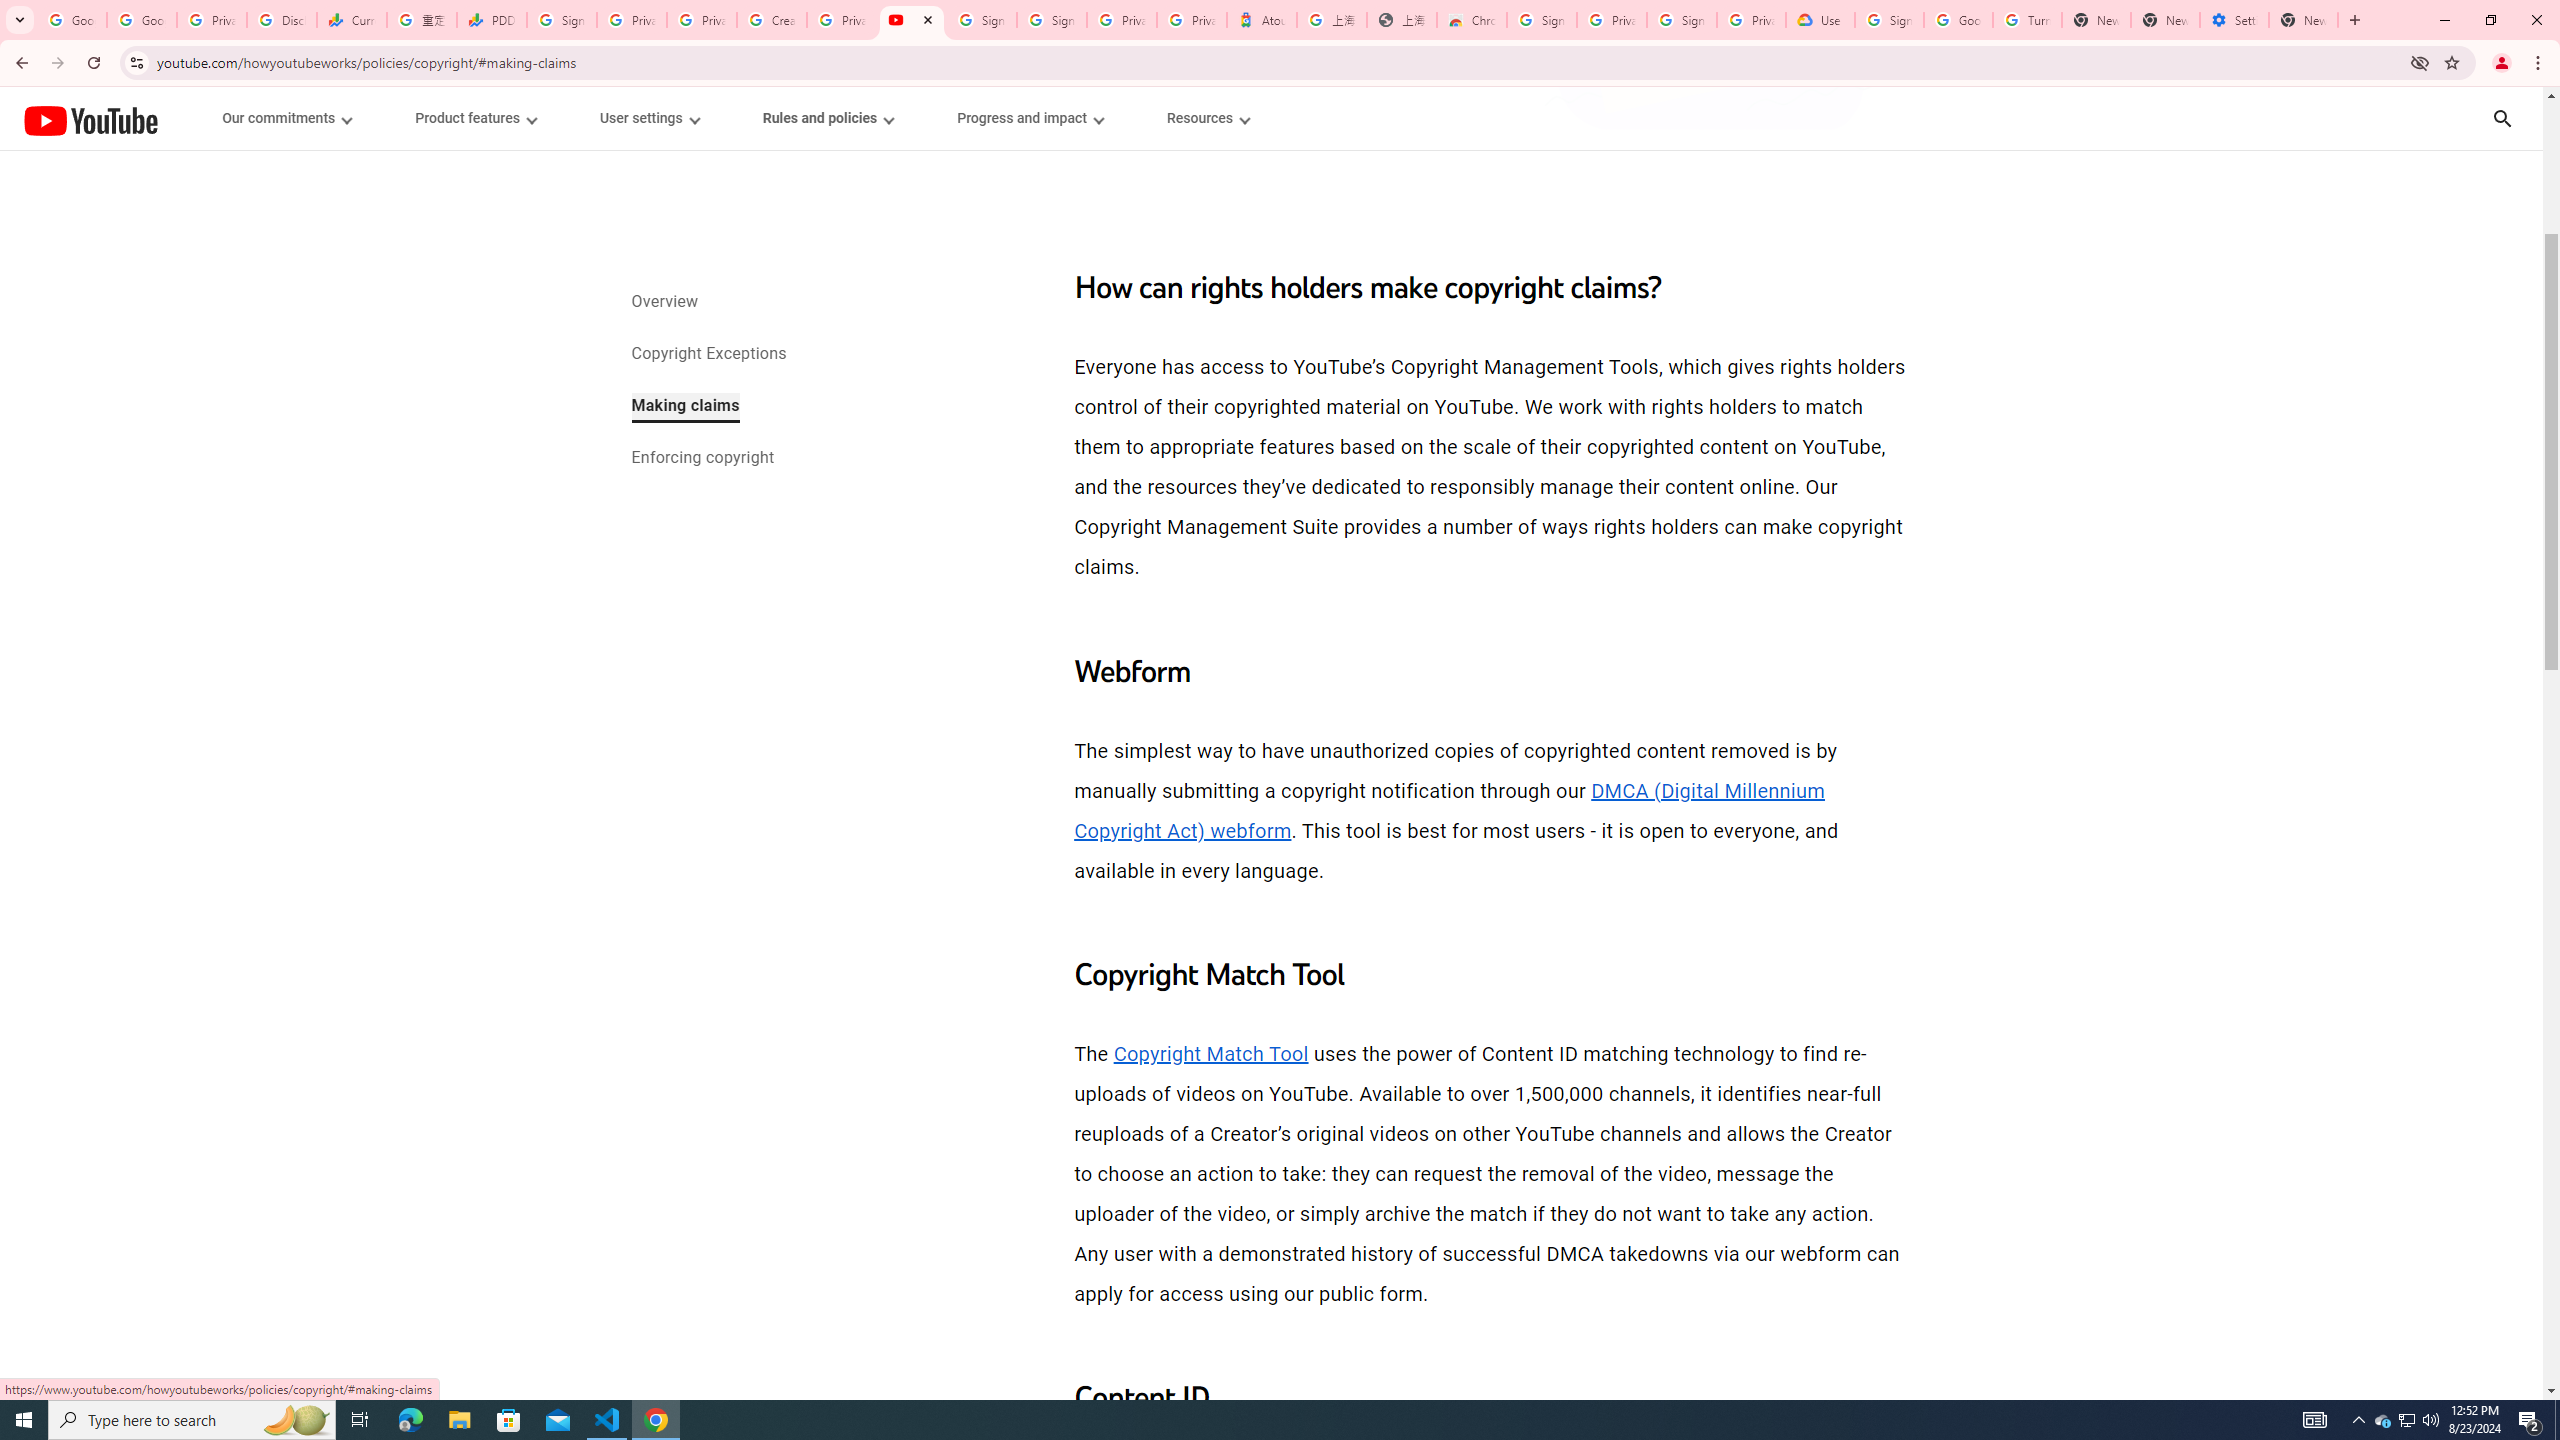 The height and width of the screenshot is (1440, 2560). Describe the element at coordinates (770, 19) in the screenshot. I see `'Create your Google Account'` at that location.